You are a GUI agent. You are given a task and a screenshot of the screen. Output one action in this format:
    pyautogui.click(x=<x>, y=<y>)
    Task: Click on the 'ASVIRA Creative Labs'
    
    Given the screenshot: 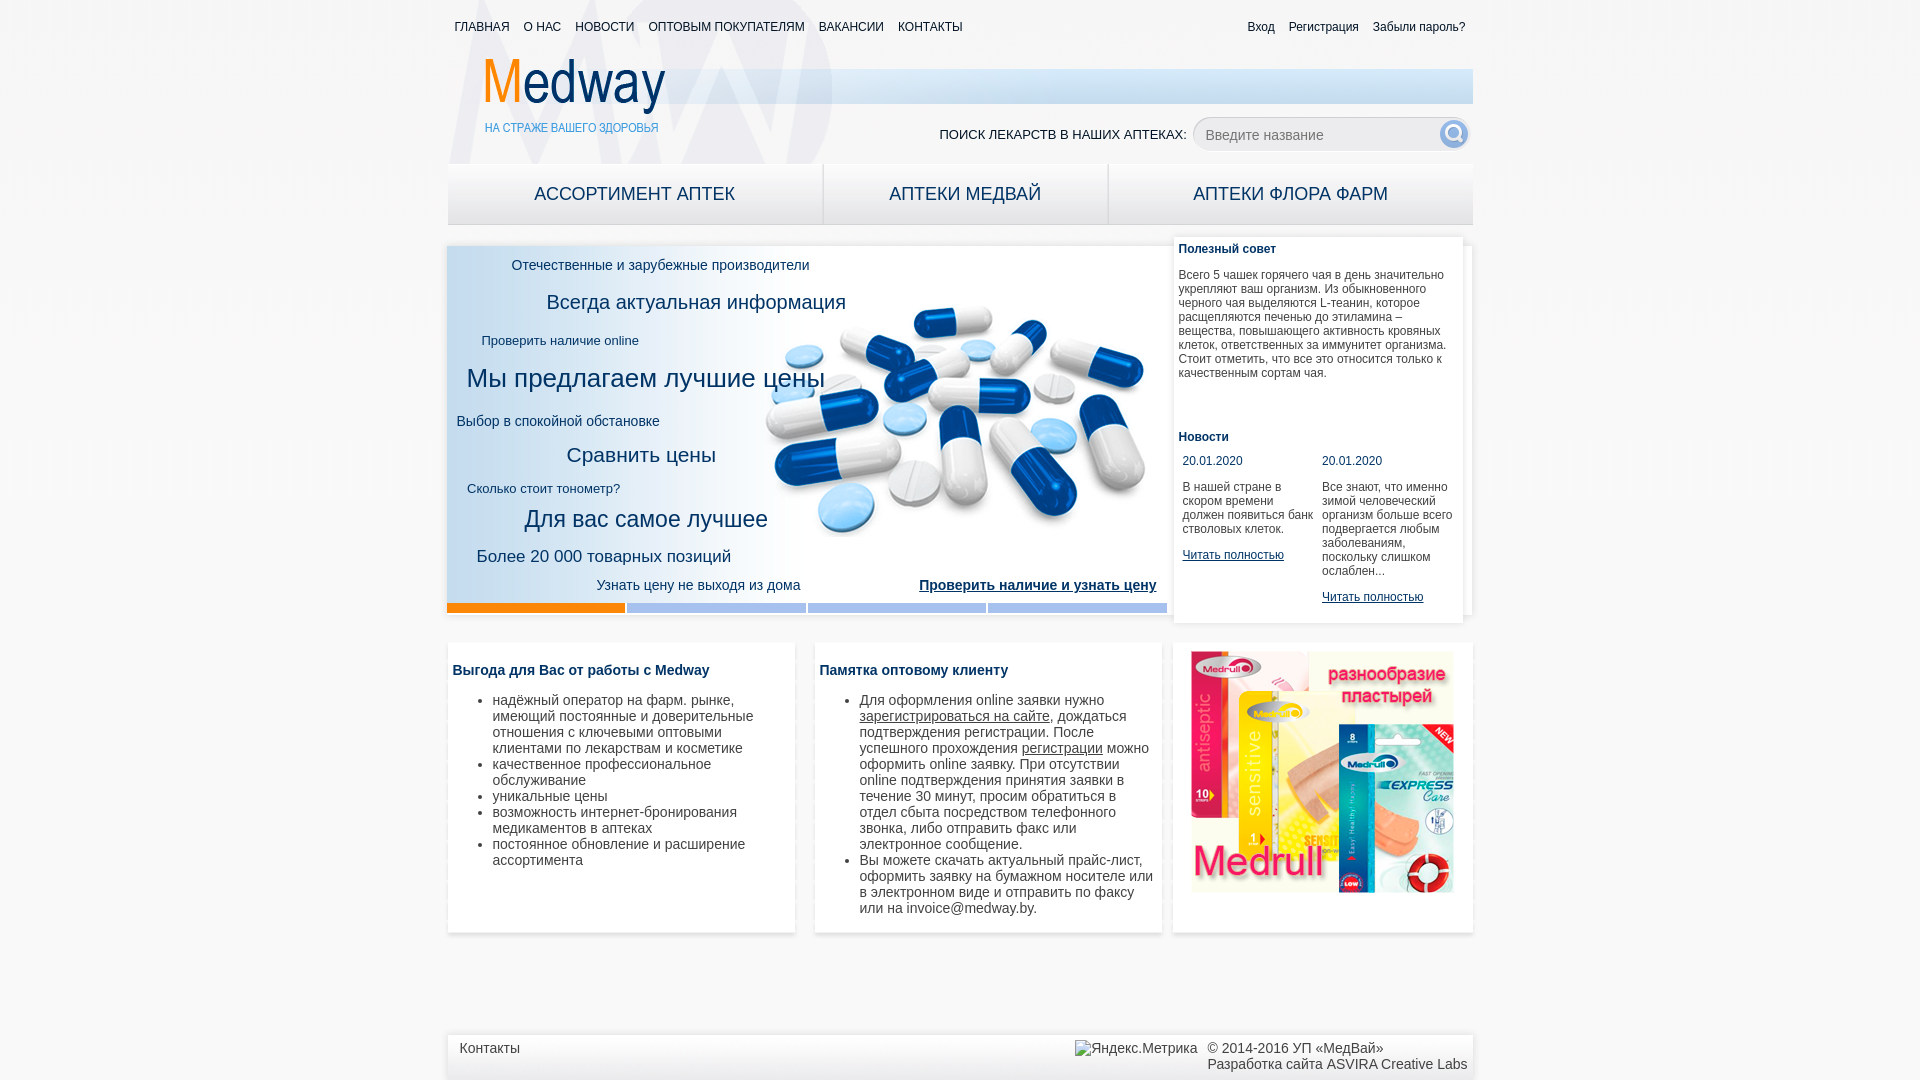 What is the action you would take?
    pyautogui.click(x=1396, y=1063)
    